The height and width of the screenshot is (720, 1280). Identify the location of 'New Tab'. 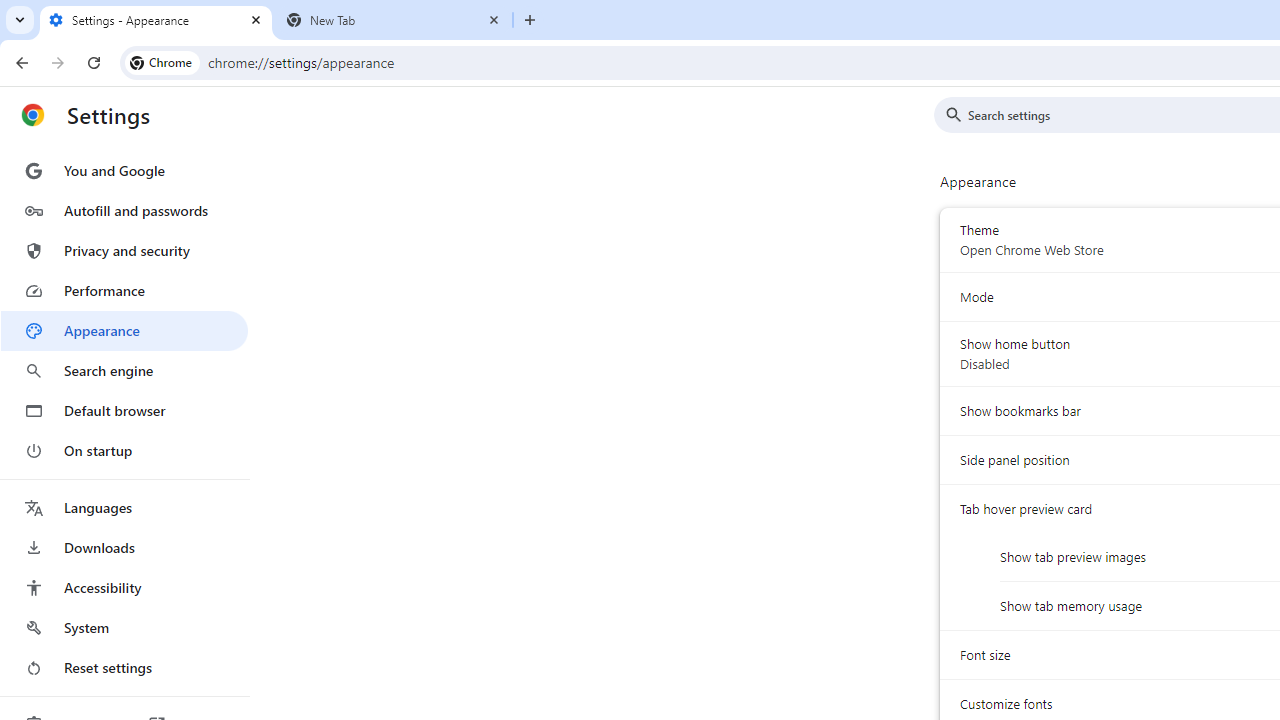
(394, 20).